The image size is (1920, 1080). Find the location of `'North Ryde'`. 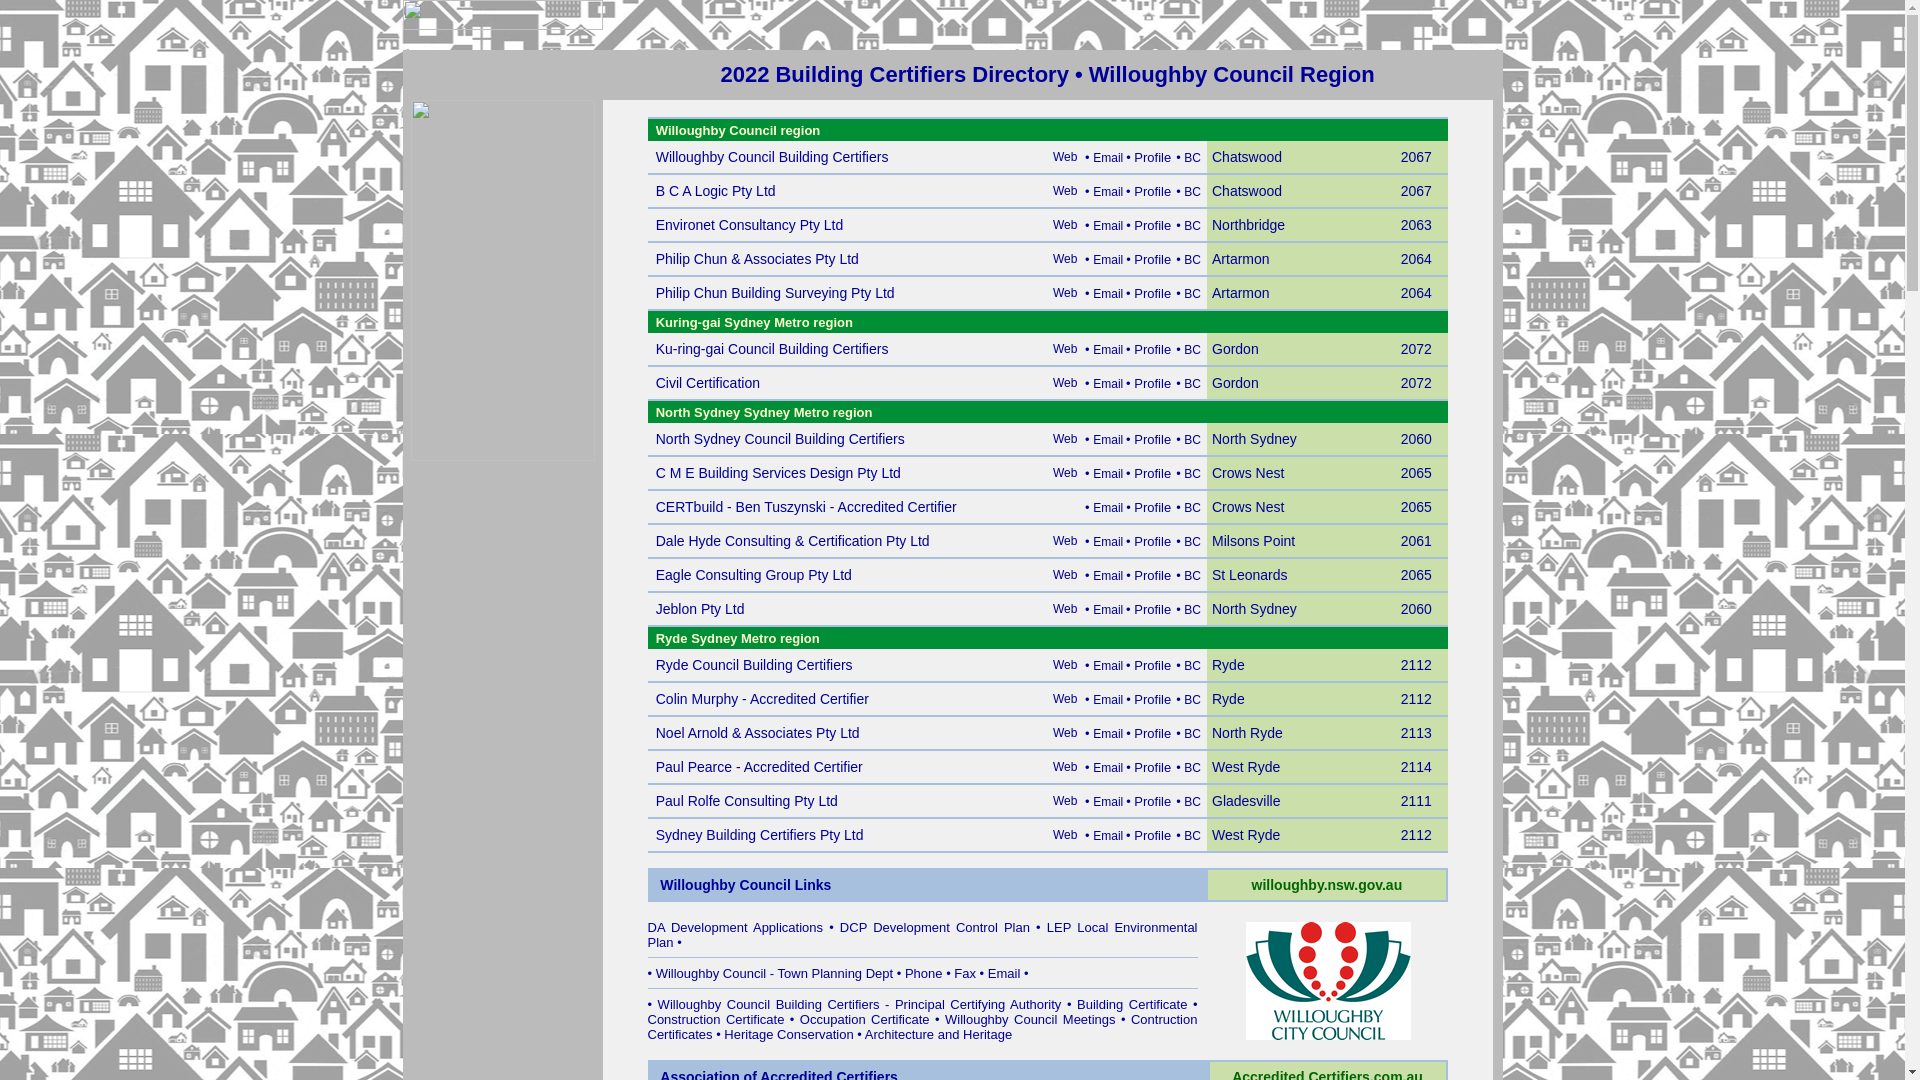

'North Ryde' is located at coordinates (1246, 733).